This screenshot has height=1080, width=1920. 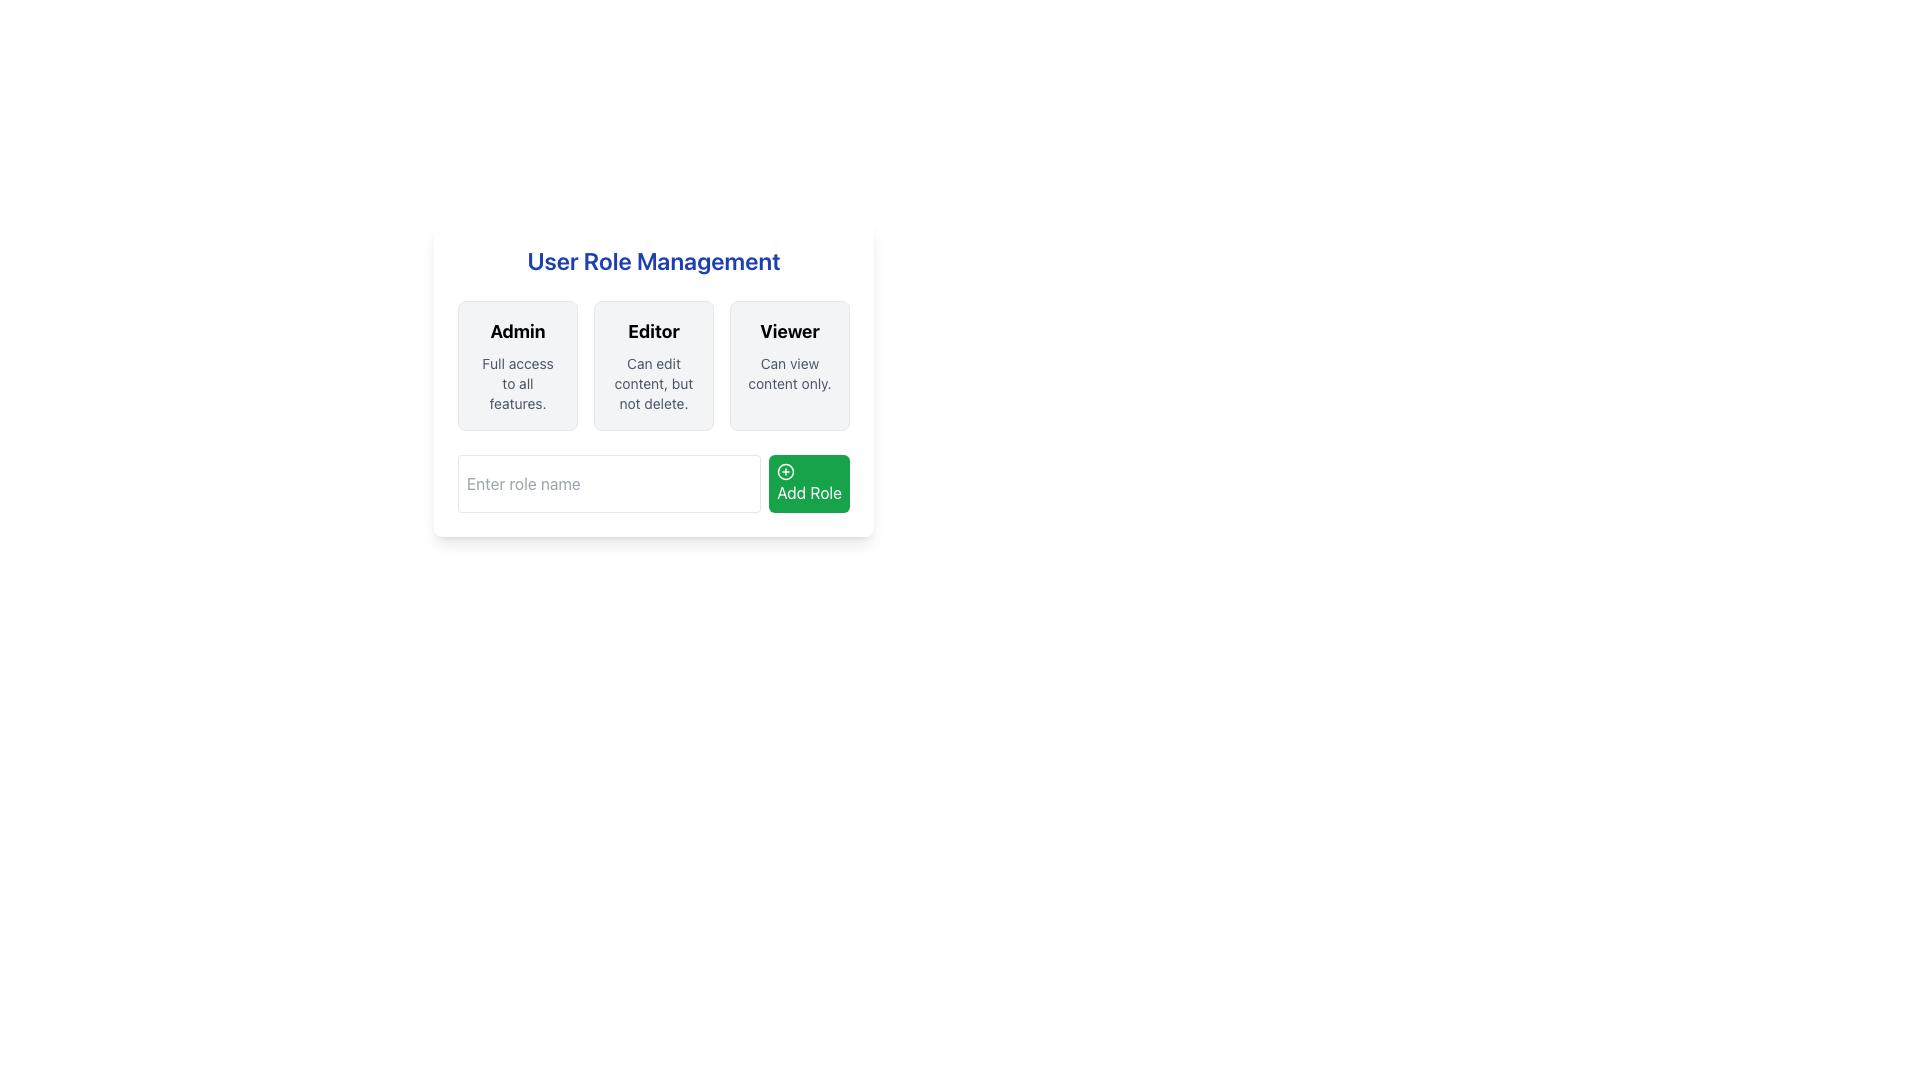 I want to click on the bold black text label displaying the word 'Viewer' which is located inside the rectangular box labeled 'Viewer - Can view content only' at the top of the interface, so click(x=789, y=330).